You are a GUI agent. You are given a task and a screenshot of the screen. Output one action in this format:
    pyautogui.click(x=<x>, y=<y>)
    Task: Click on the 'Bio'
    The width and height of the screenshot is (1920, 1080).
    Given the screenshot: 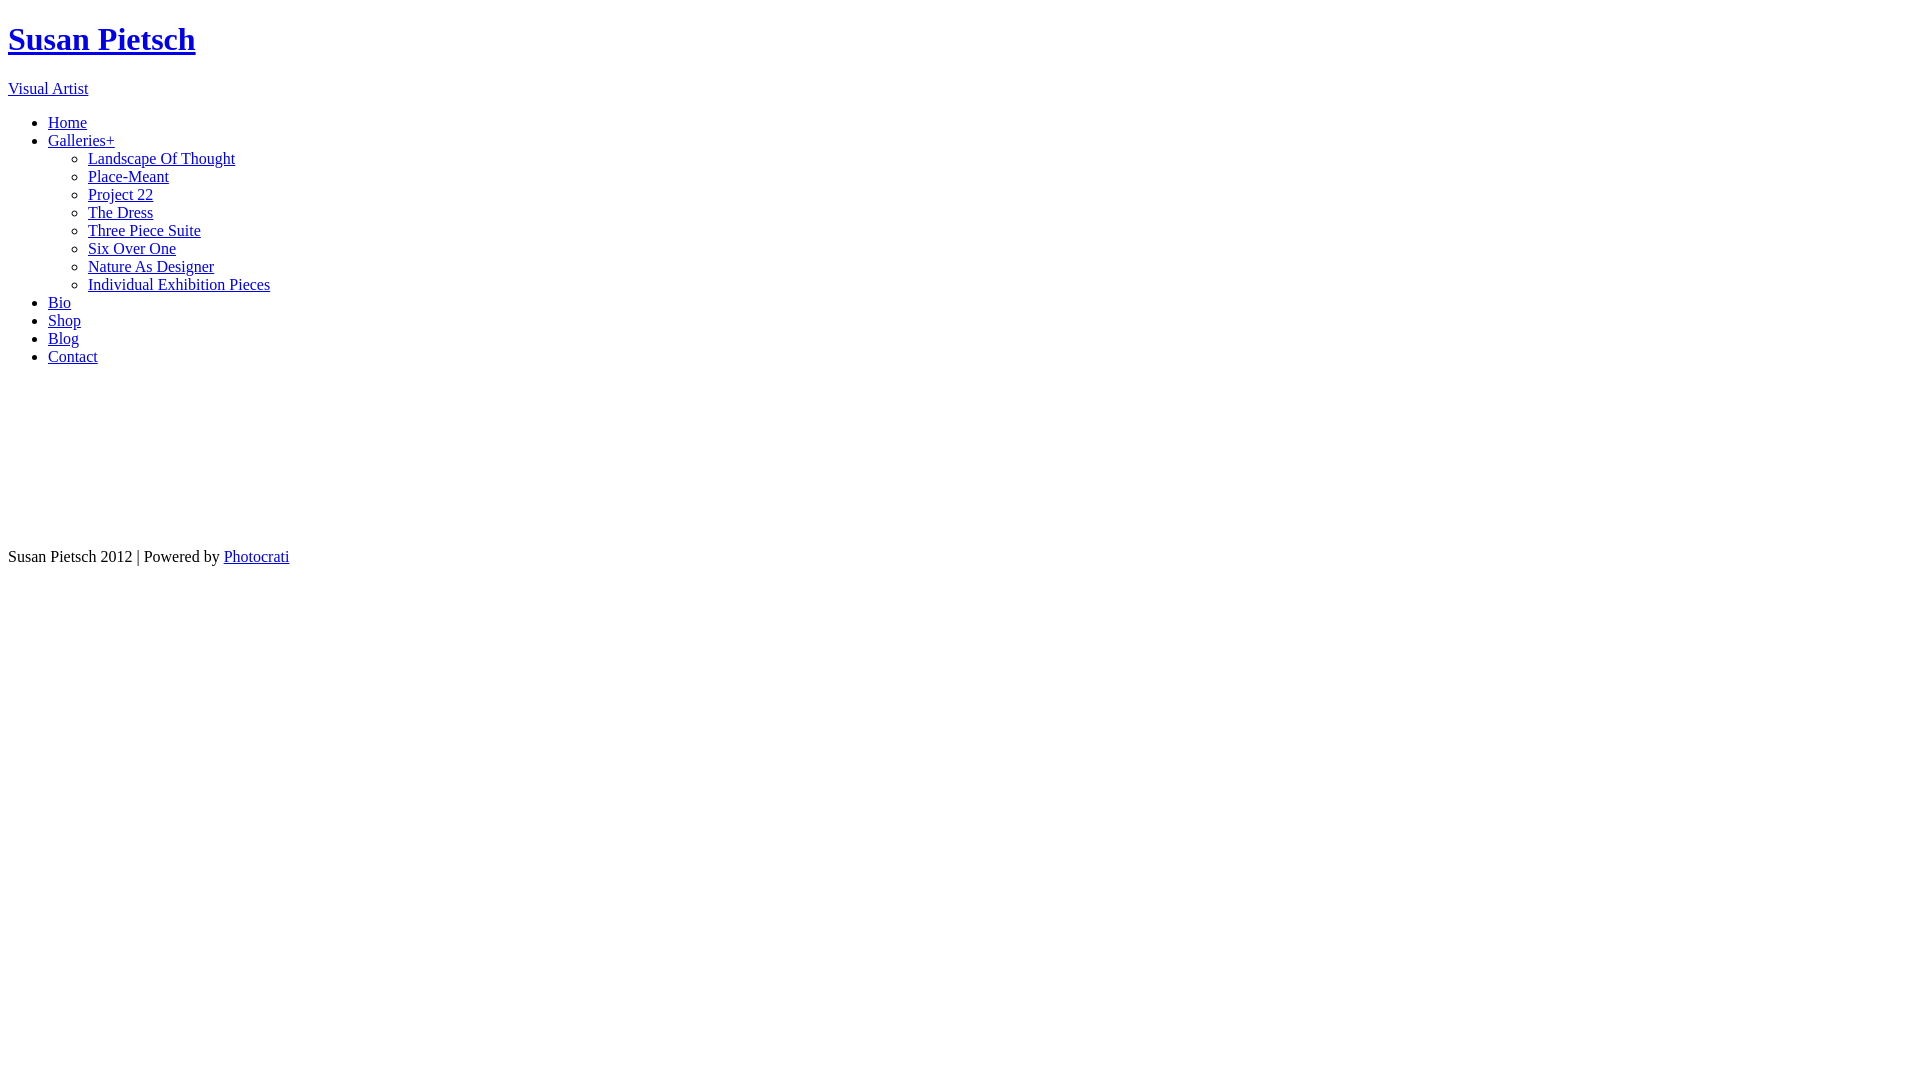 What is the action you would take?
    pyautogui.click(x=59, y=302)
    